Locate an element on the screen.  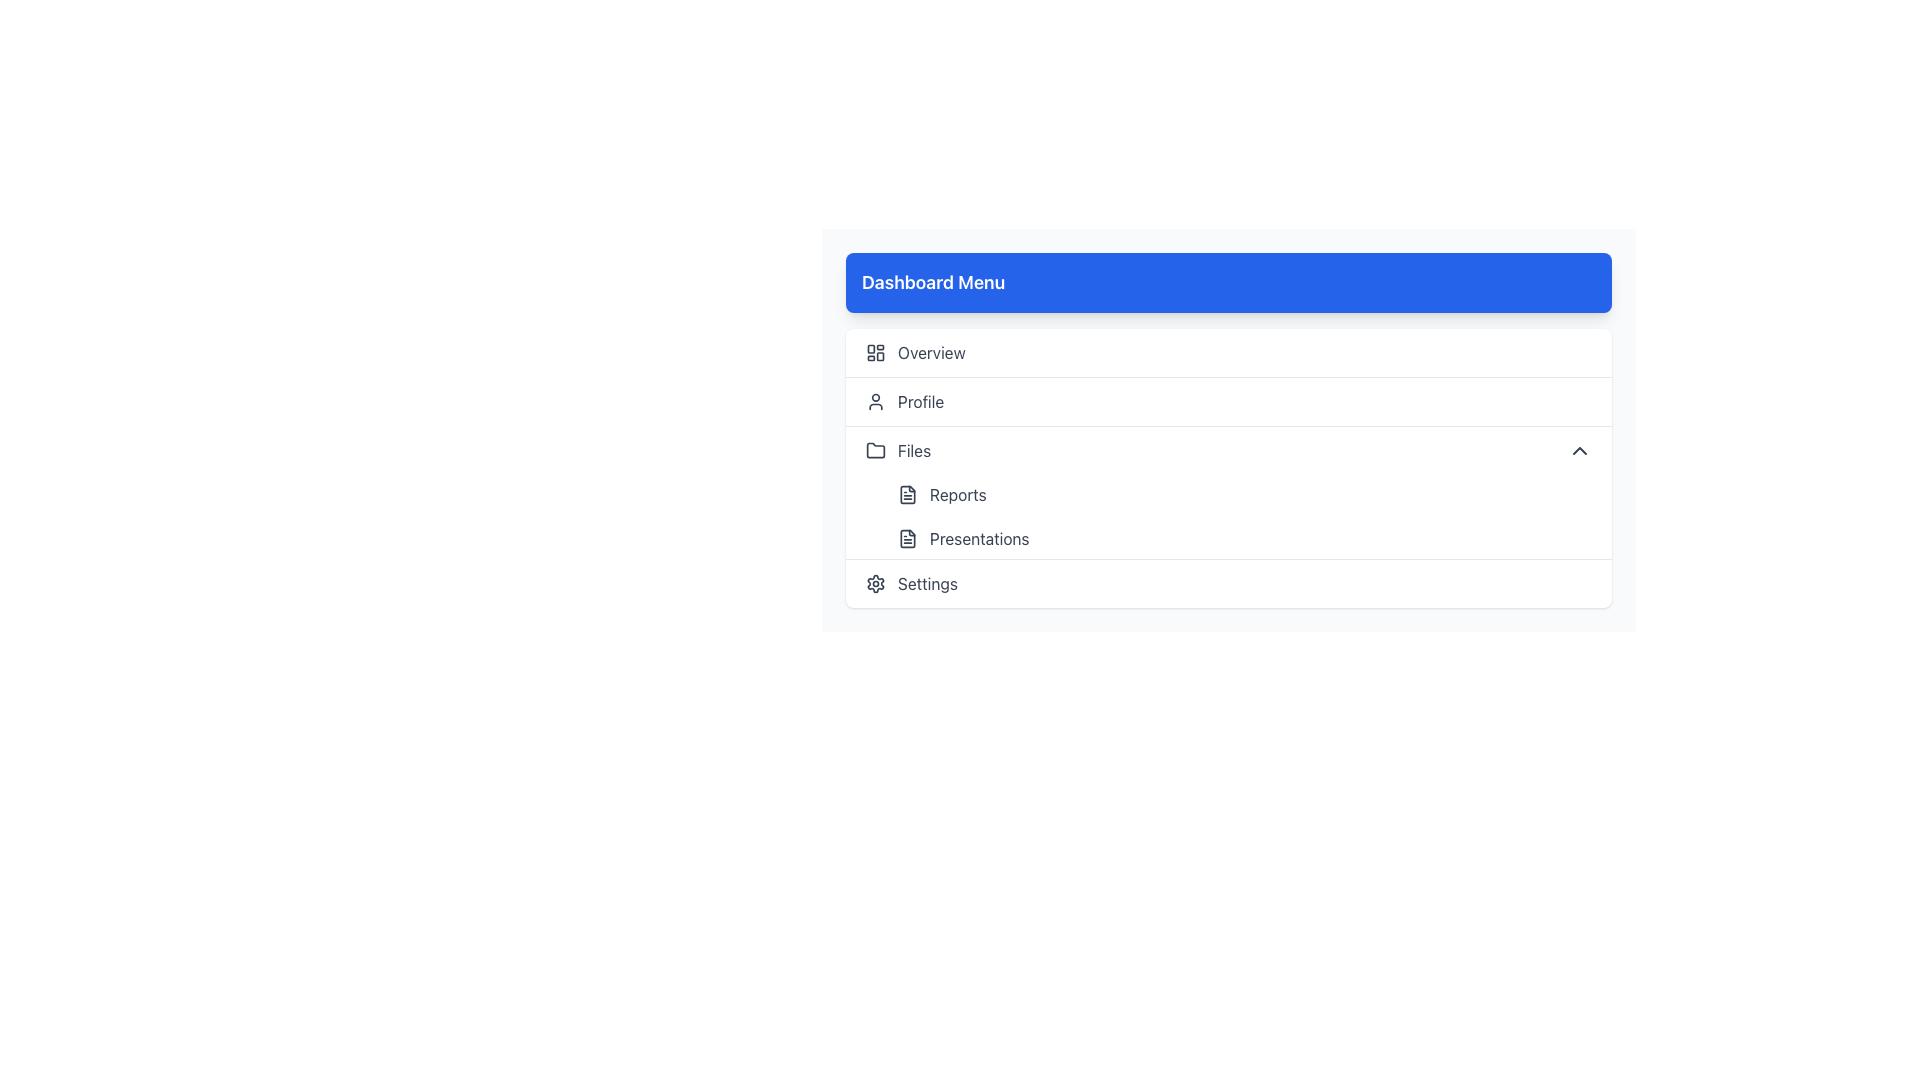
the navigational link located after the 'Presentations' item is located at coordinates (1227, 583).